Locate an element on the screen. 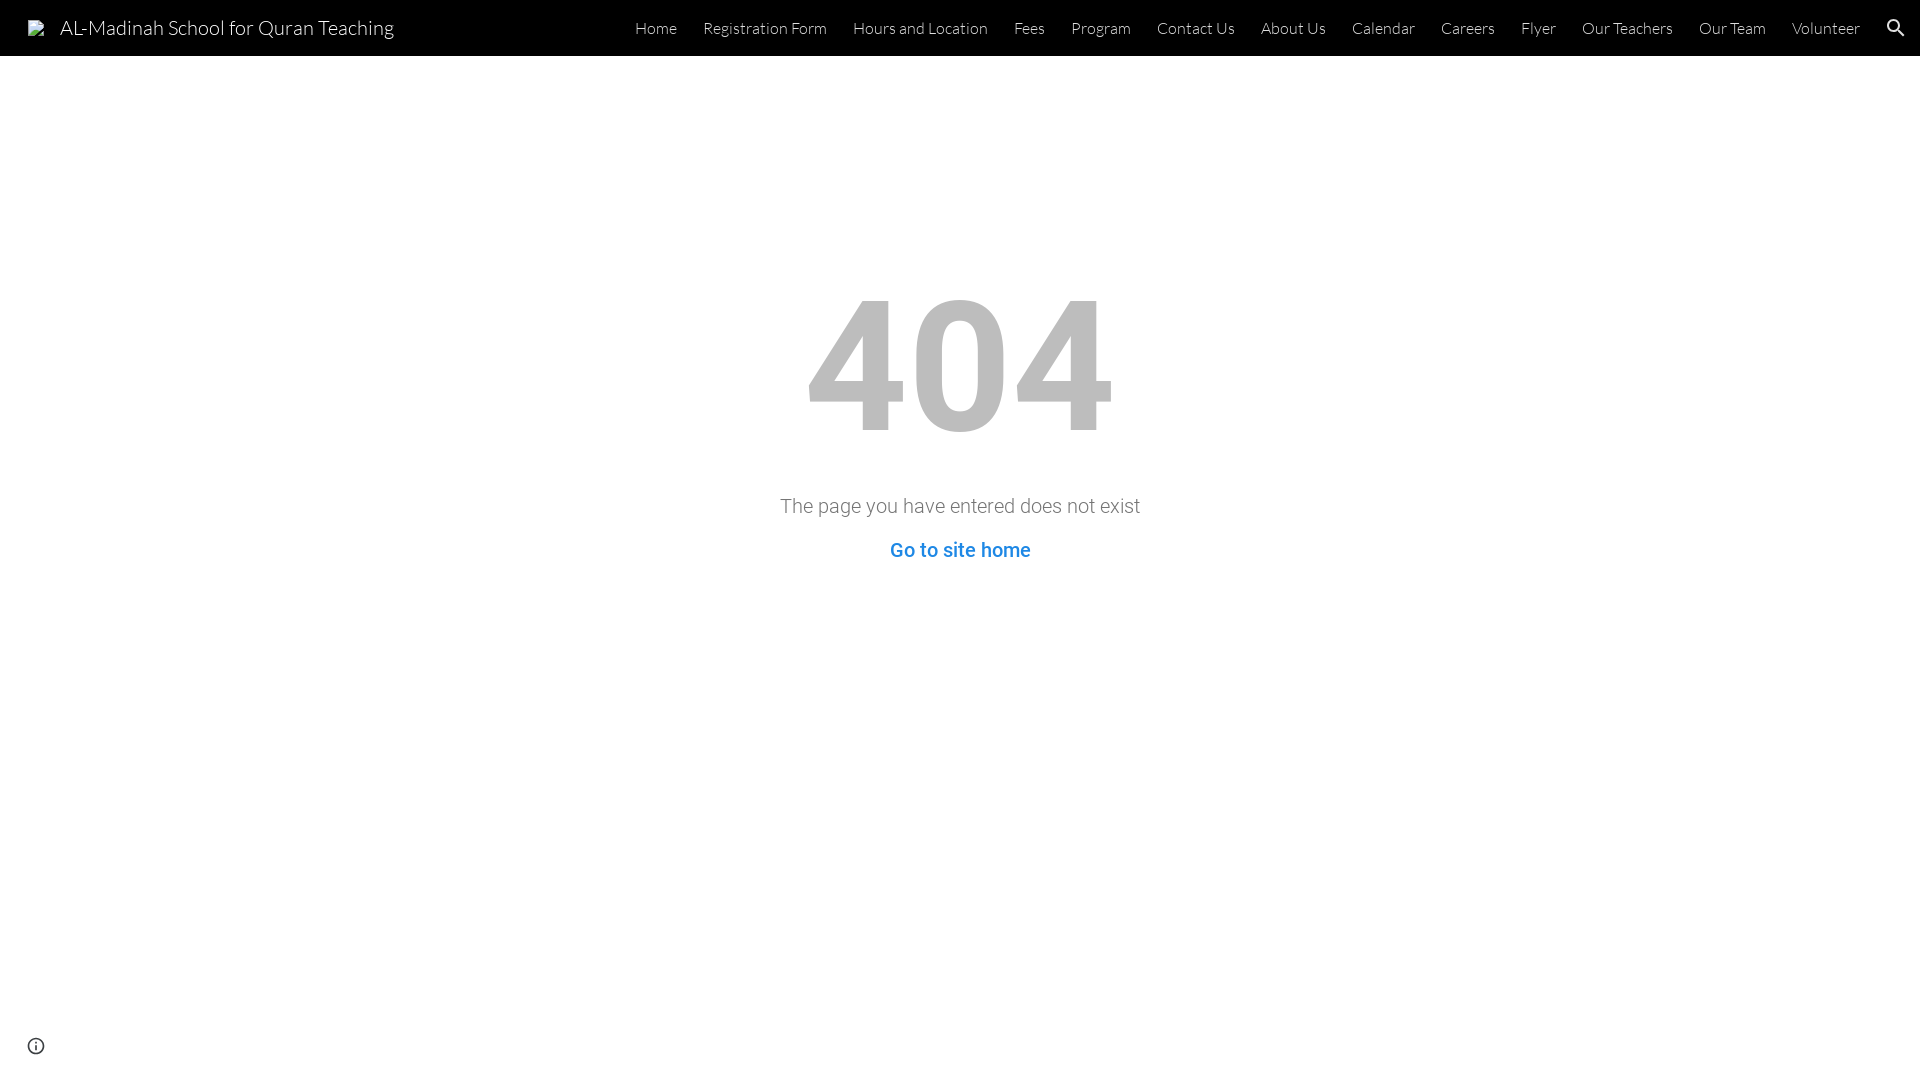  'Home' is located at coordinates (656, 27).